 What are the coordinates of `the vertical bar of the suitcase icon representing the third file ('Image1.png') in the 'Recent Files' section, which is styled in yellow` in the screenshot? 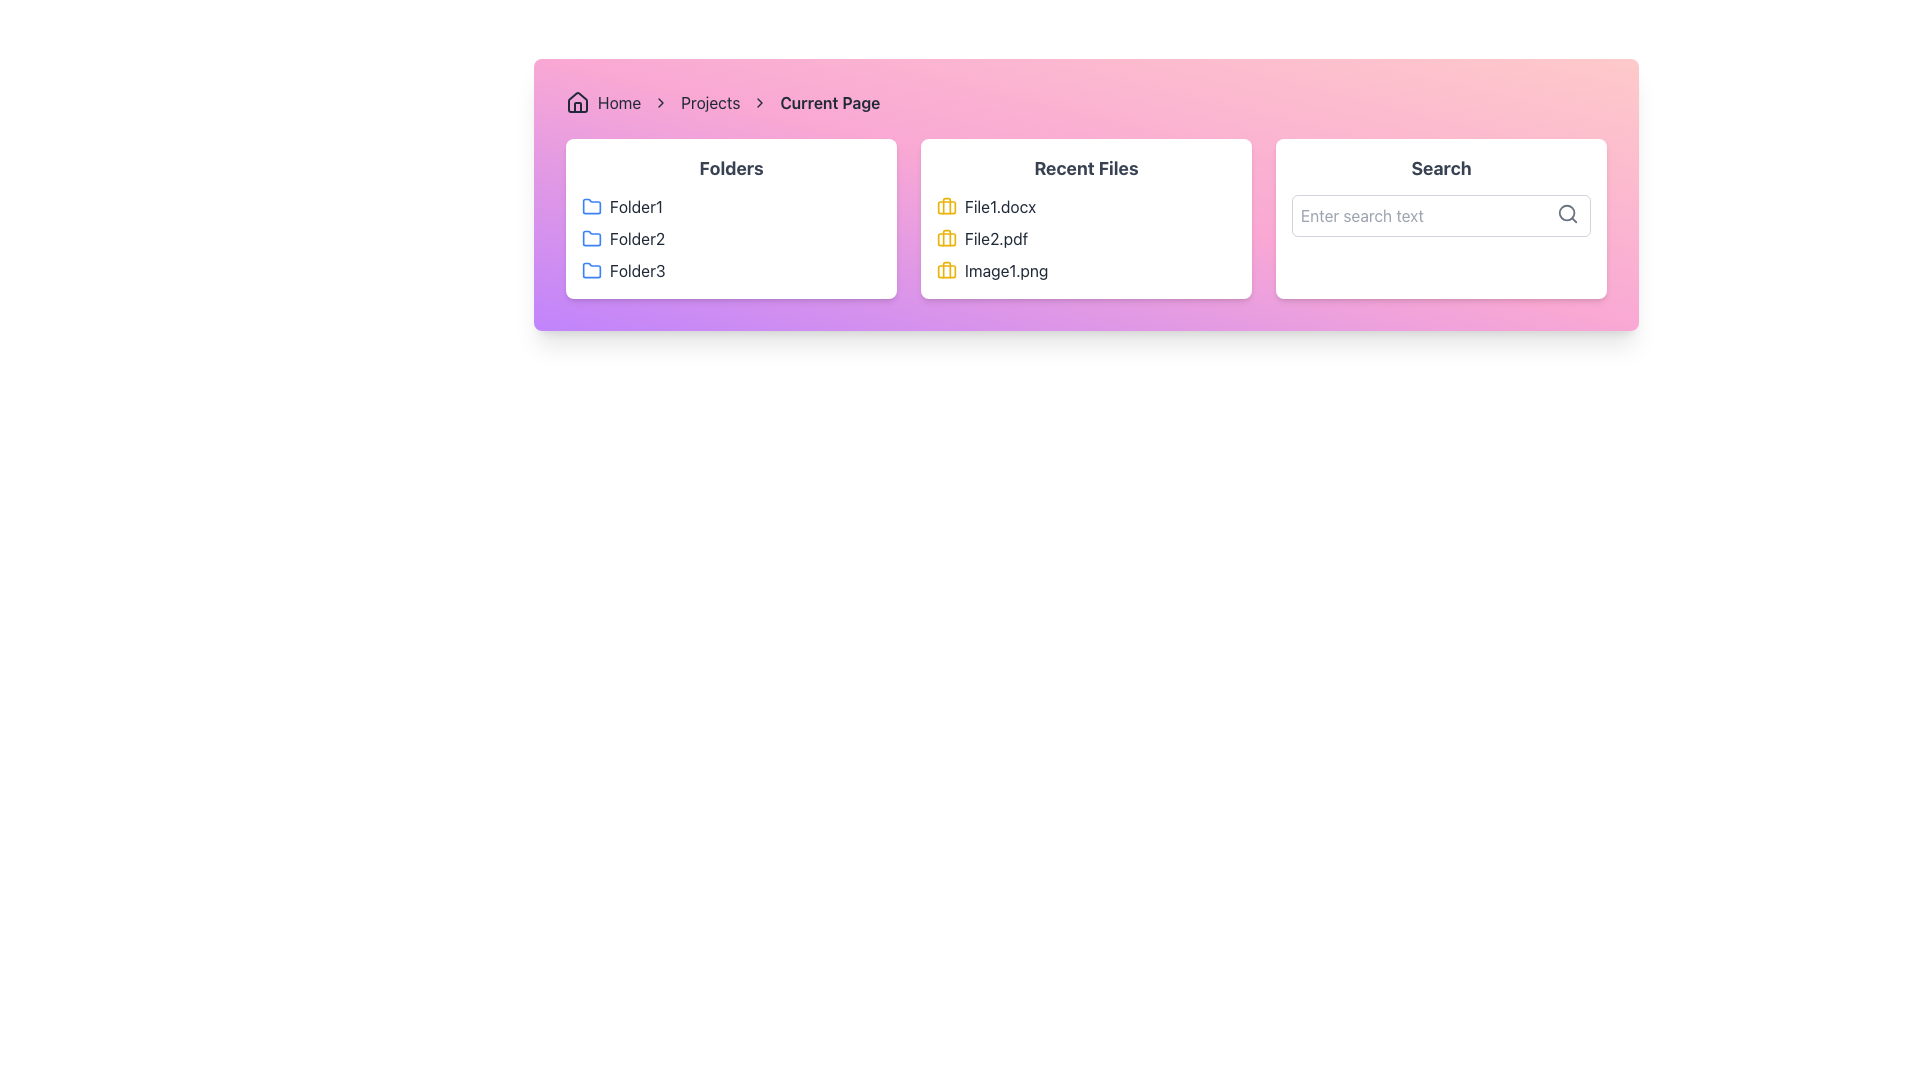 It's located at (945, 270).